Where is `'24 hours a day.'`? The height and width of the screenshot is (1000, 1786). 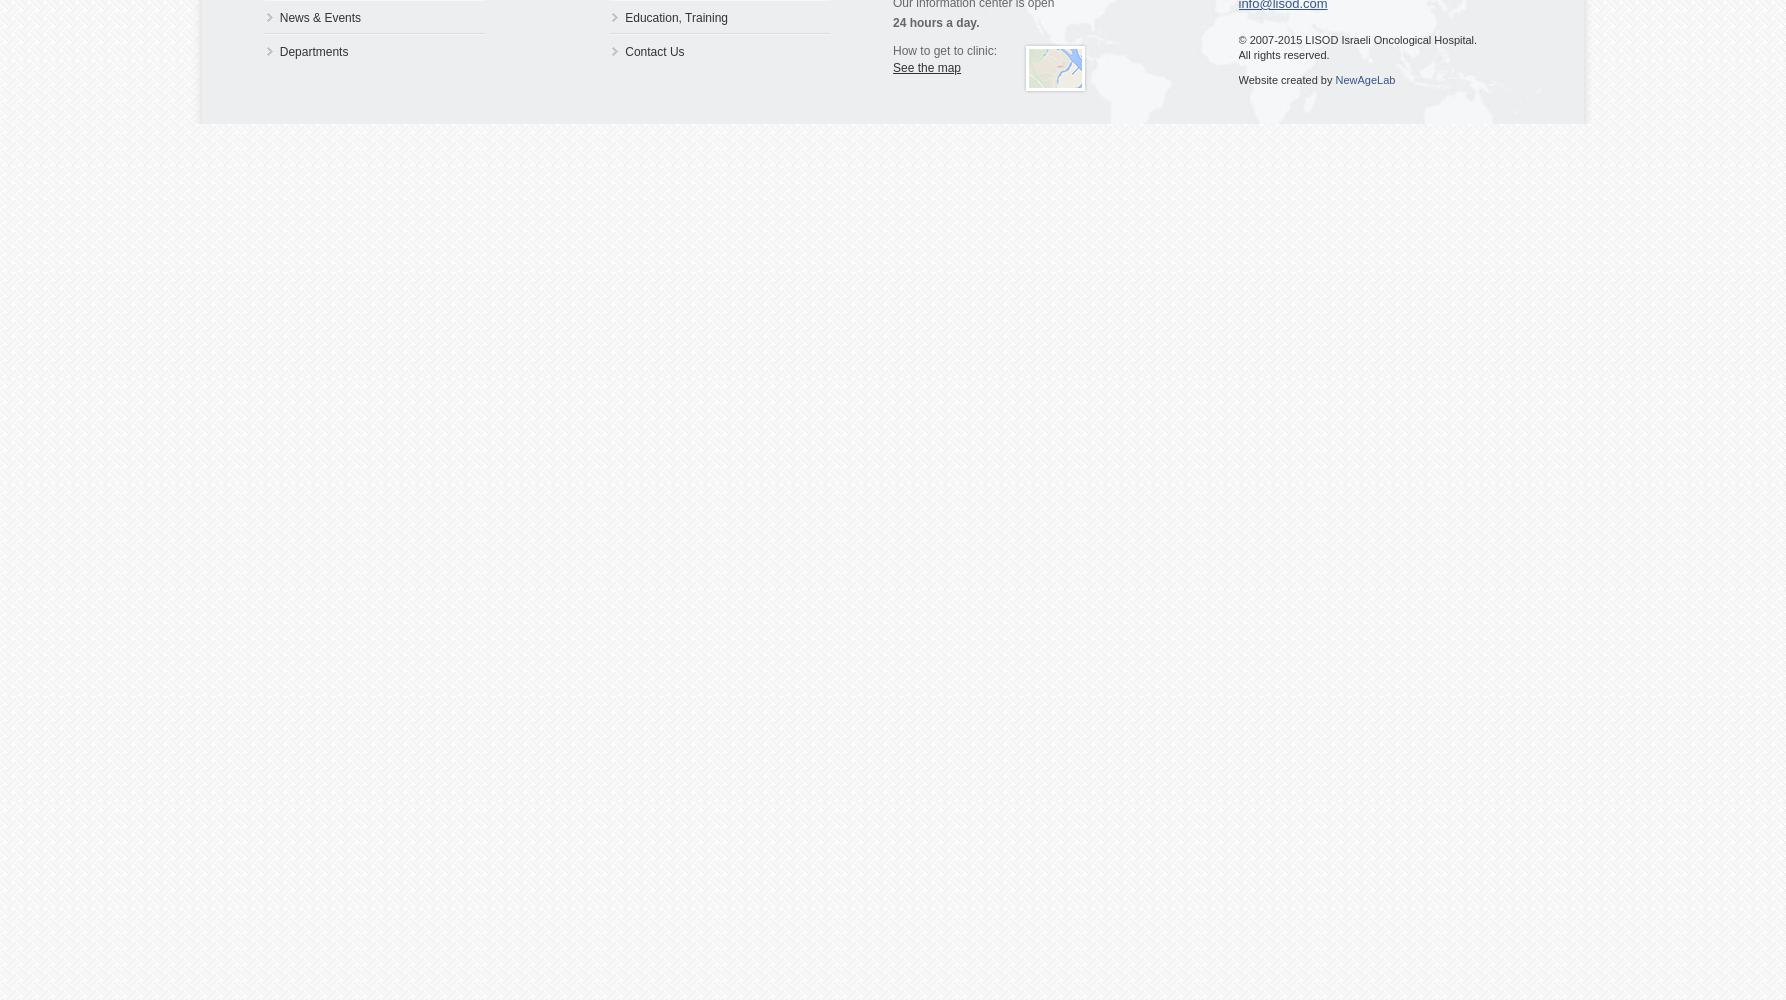 '24 hours a day.' is located at coordinates (936, 23).